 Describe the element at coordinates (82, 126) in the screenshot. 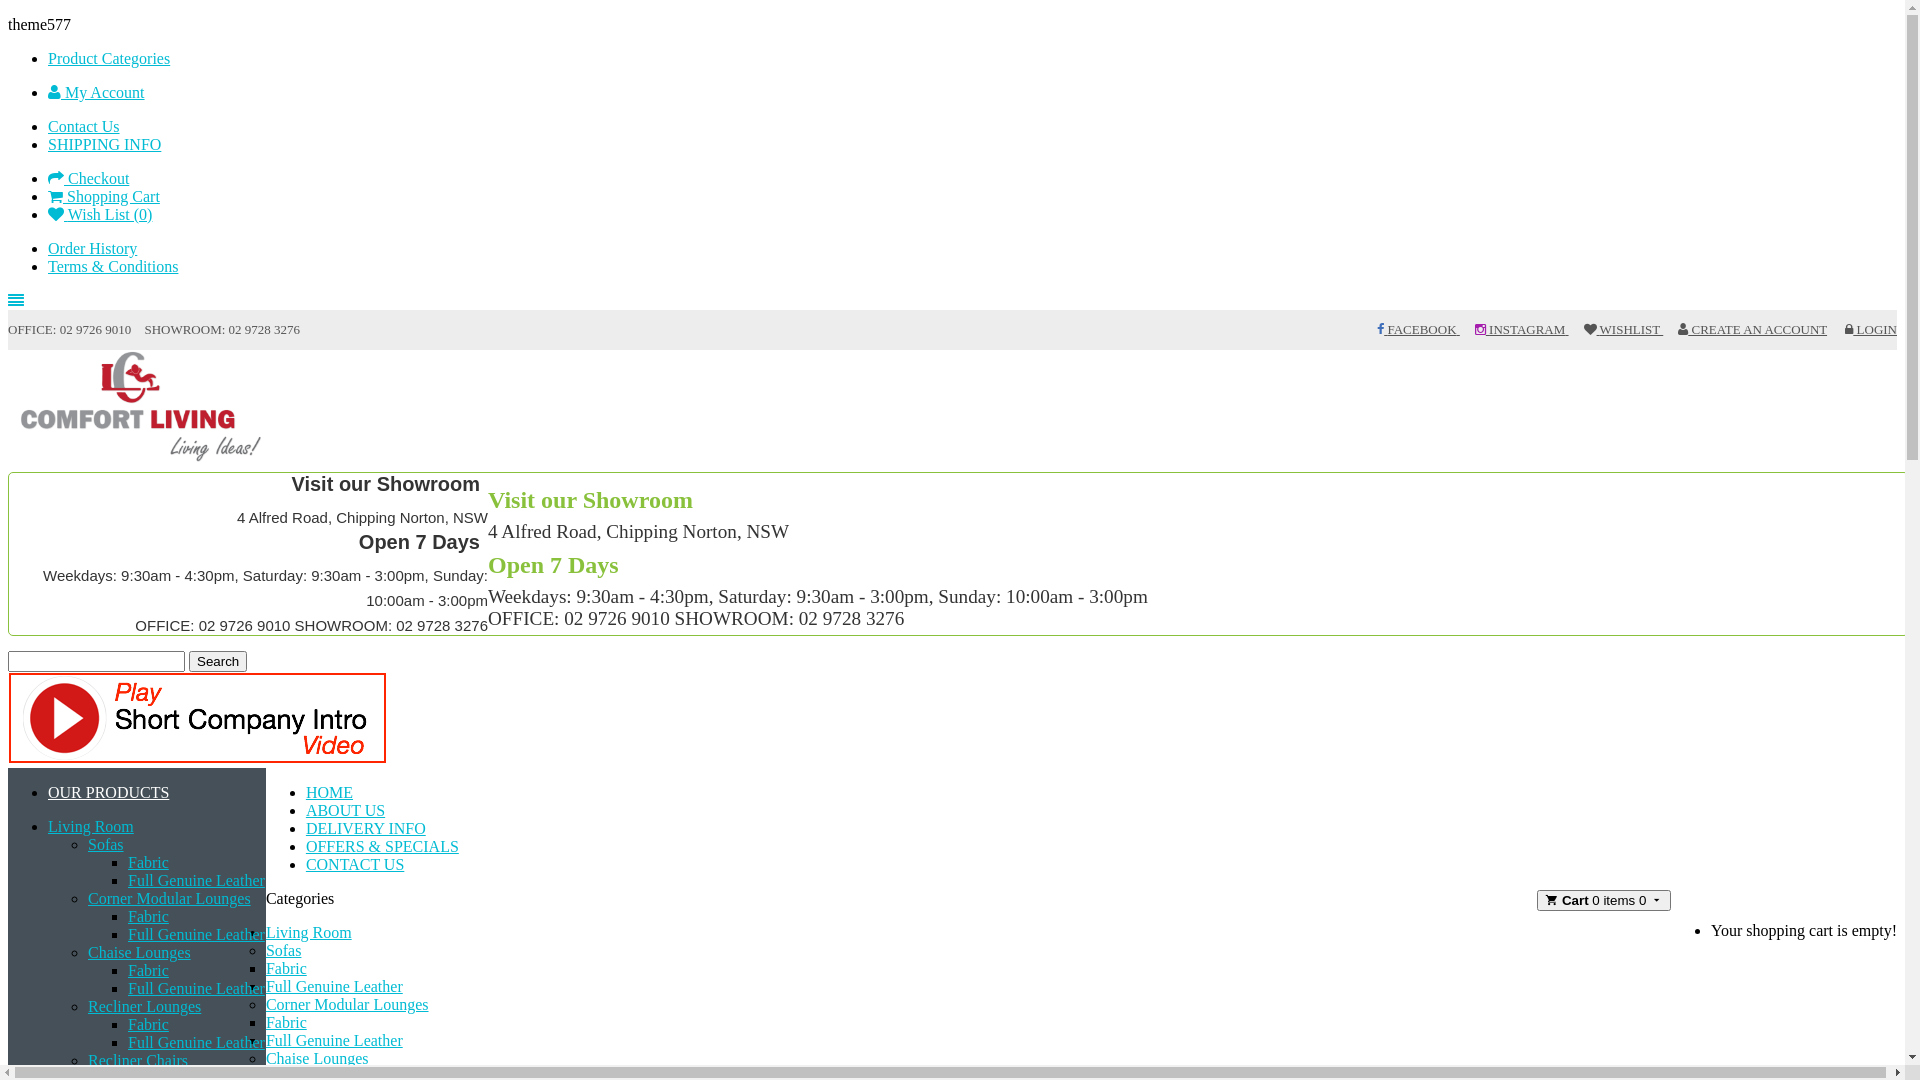

I see `'Contact Us'` at that location.